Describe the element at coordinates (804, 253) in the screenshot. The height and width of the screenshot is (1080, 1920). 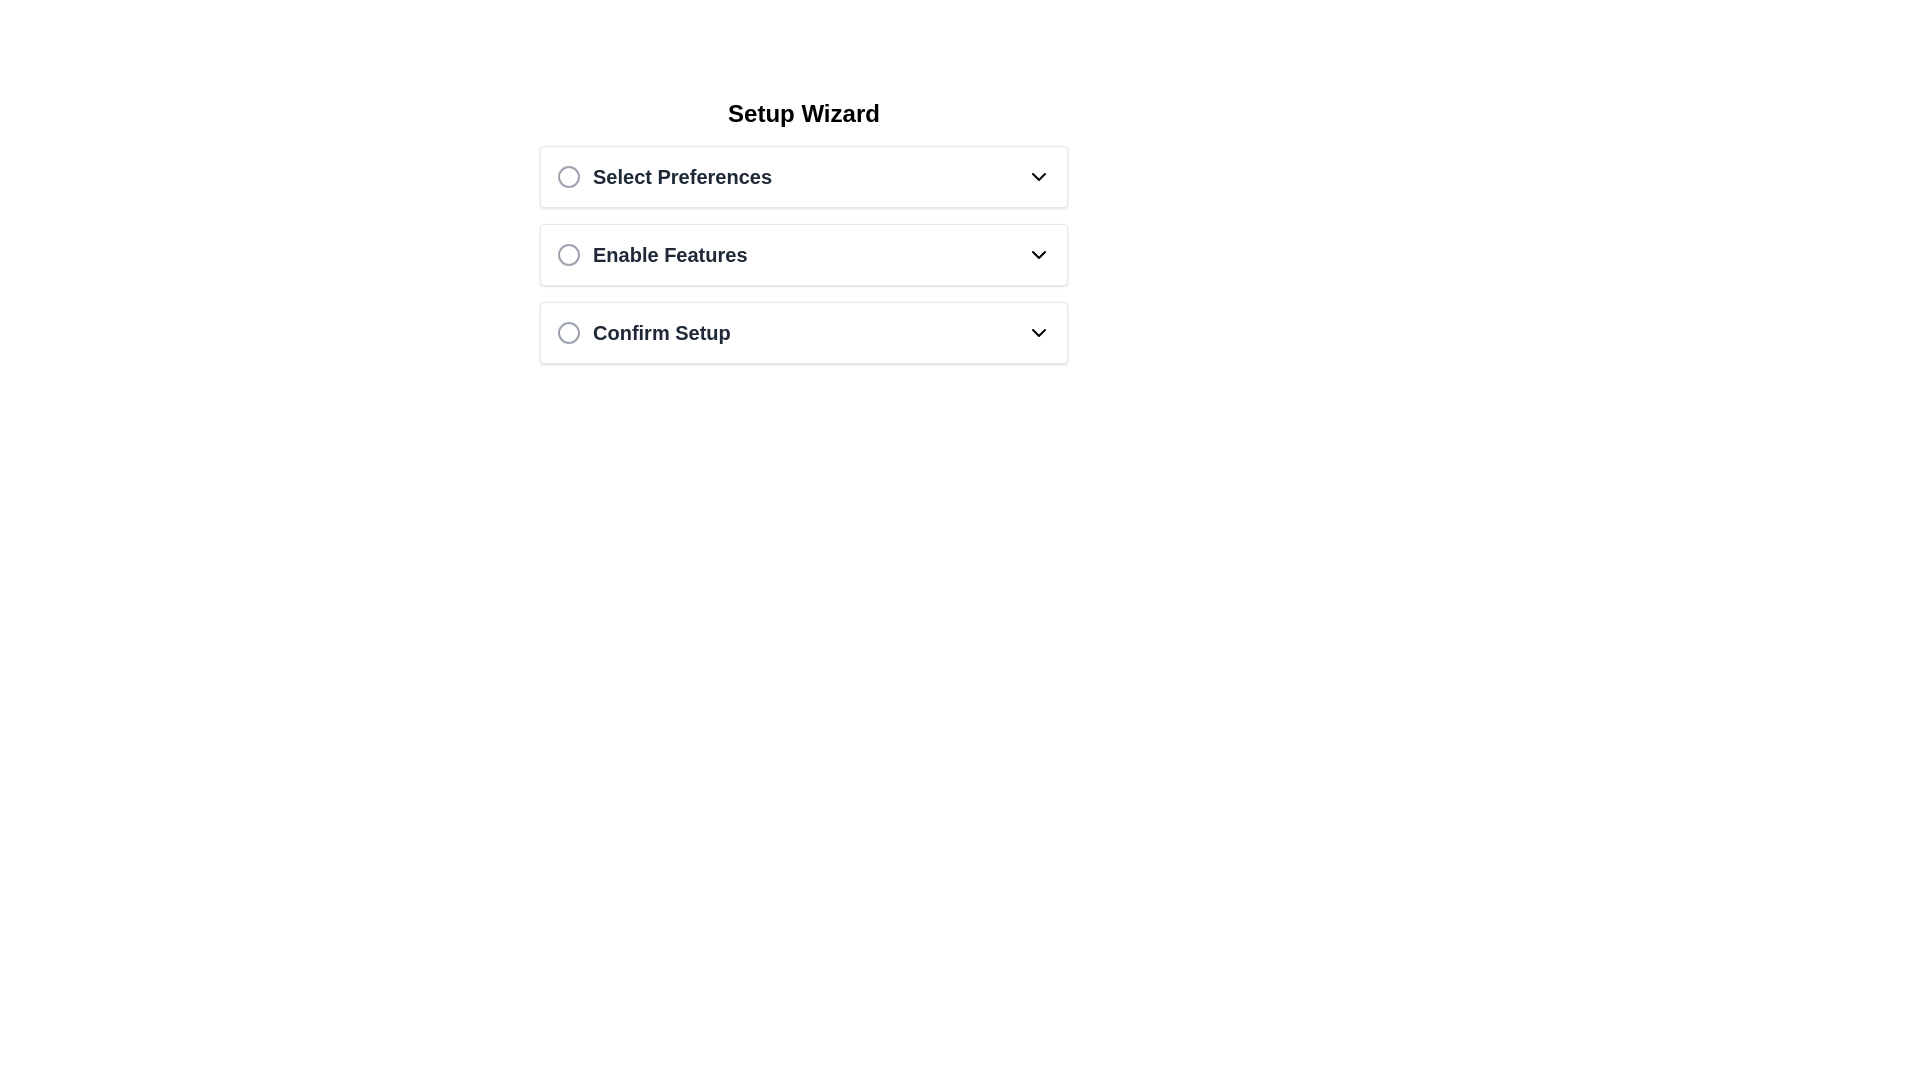
I see `the second option in the Selectable section with a radio button and dropdown capability, located underneath 'Select Preferences' and above 'Confirm Setup'` at that location.